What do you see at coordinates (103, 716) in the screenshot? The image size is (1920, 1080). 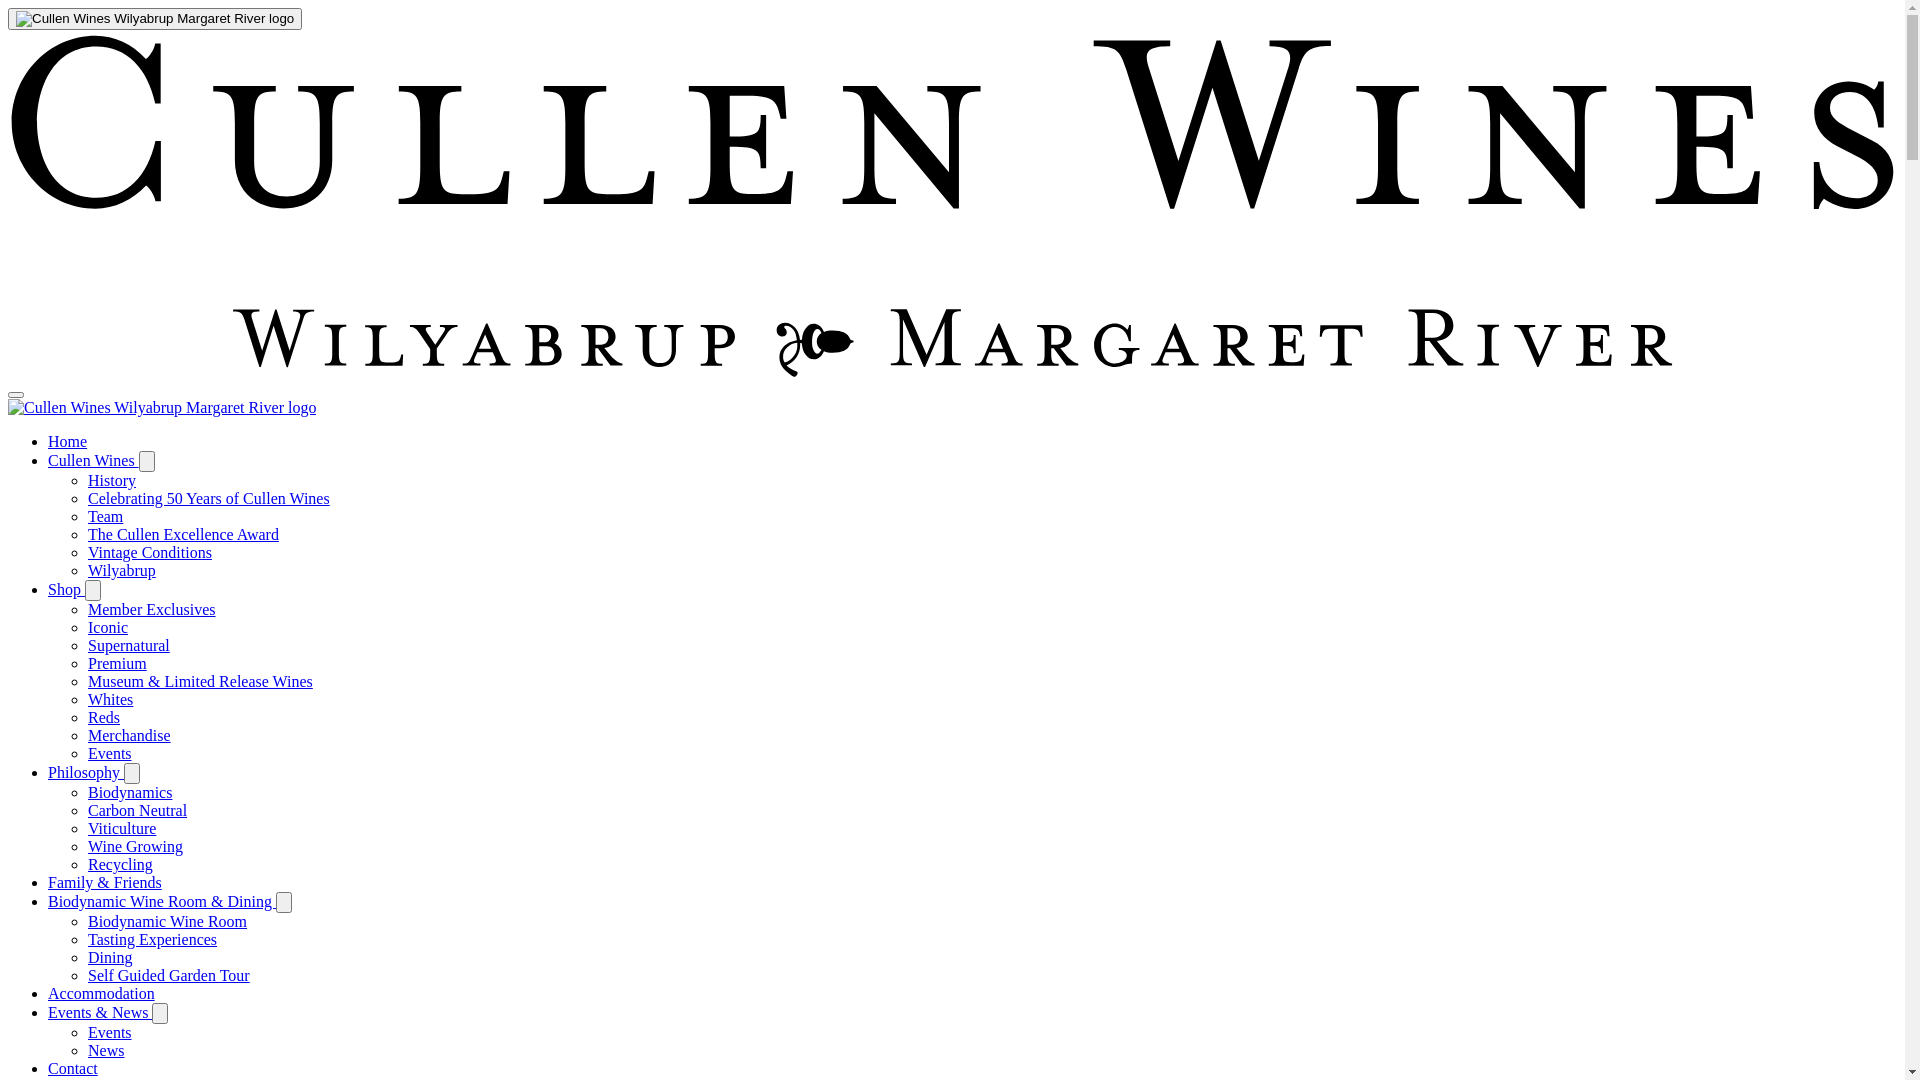 I see `'Reds'` at bounding box center [103, 716].